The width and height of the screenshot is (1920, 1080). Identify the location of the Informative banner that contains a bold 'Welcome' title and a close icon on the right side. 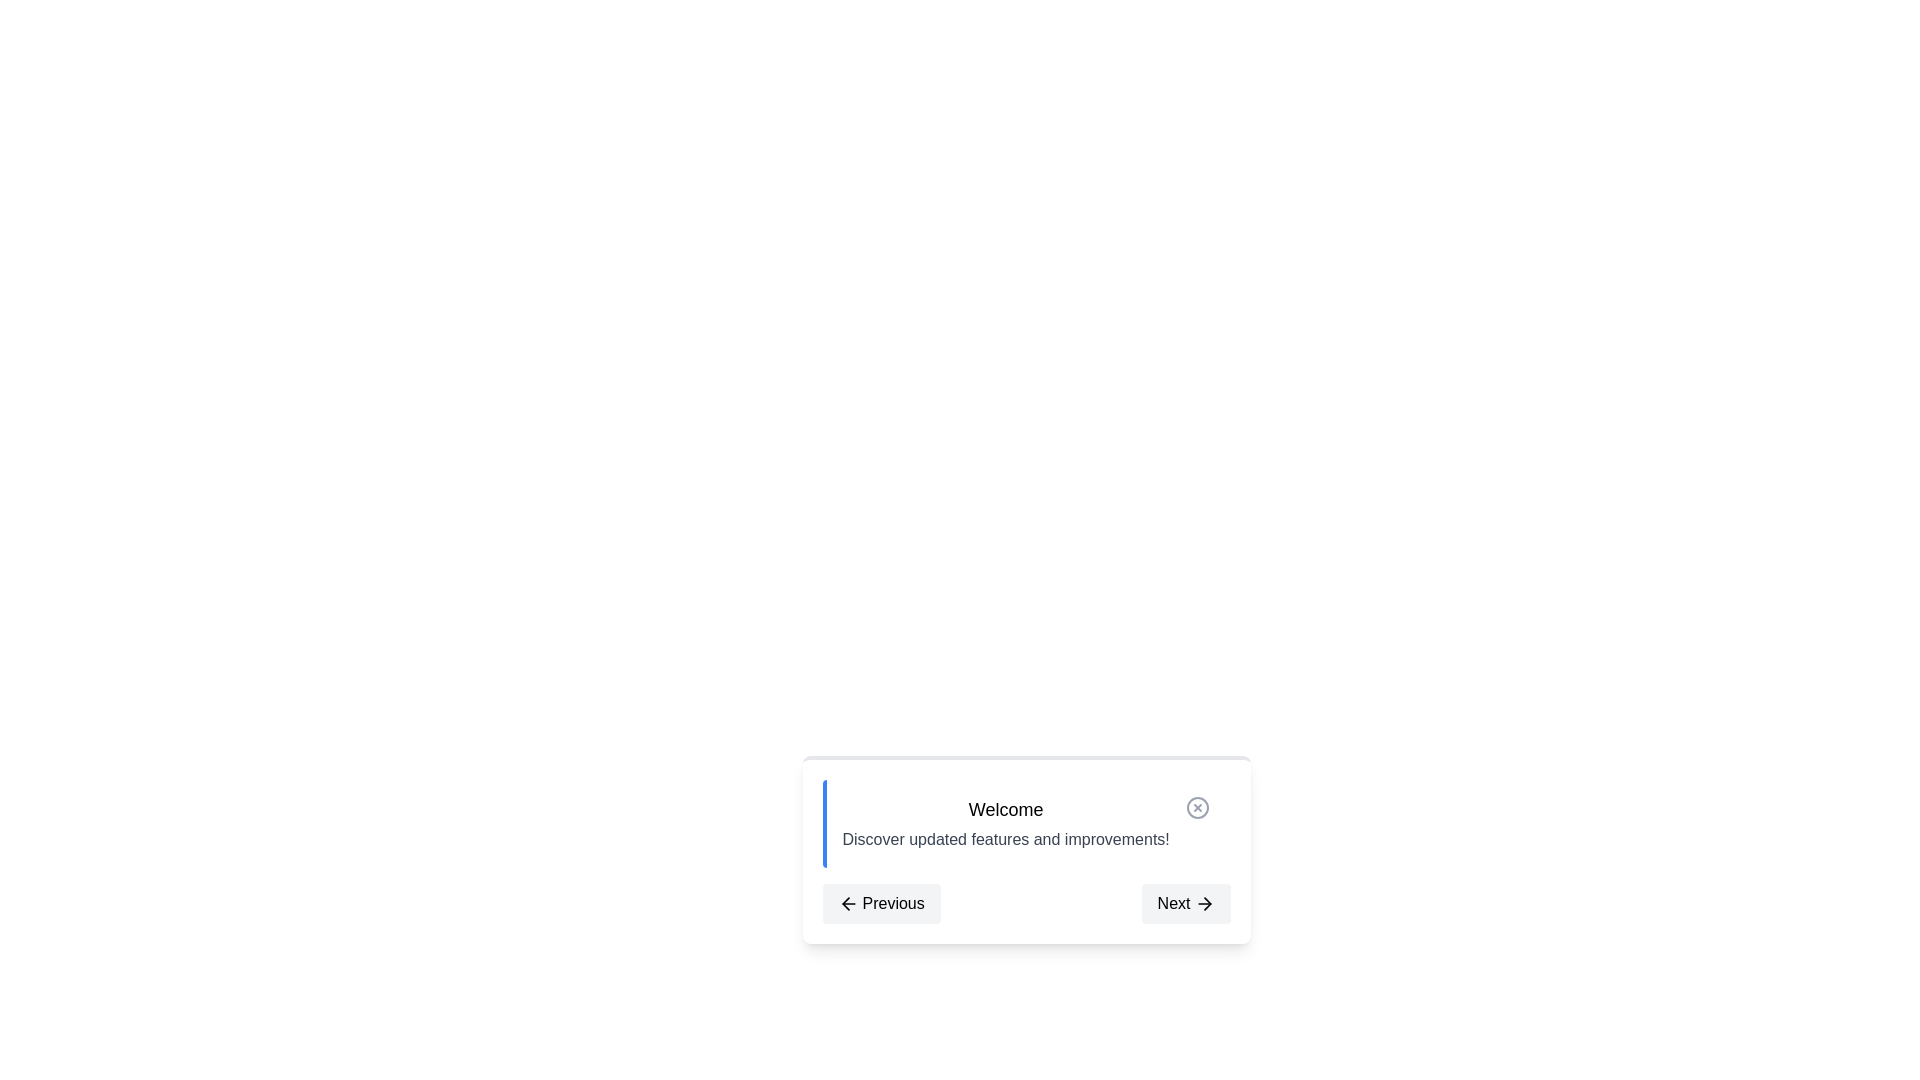
(1026, 824).